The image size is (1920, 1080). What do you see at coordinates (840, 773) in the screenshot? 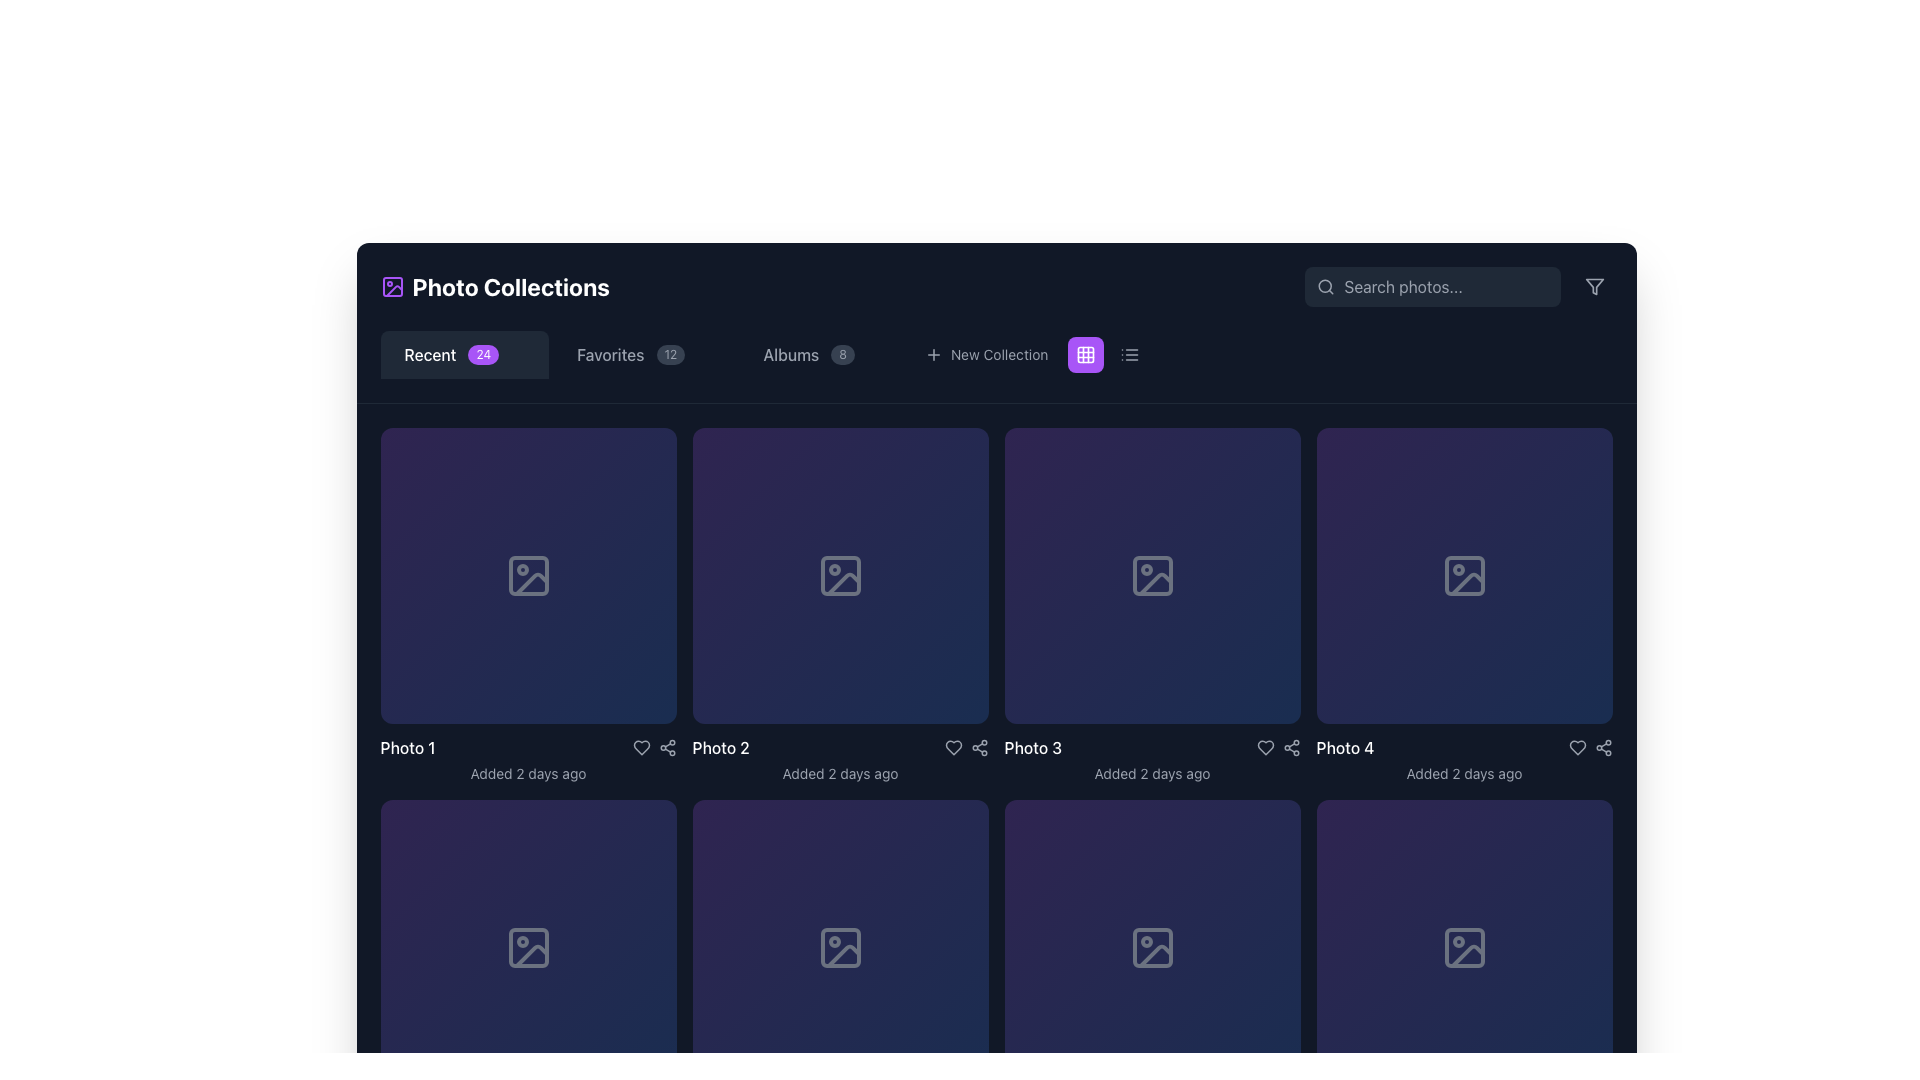
I see `message displayed in the Text label located directly below the 'Photo 2' title in the second cell of the grid layout` at bounding box center [840, 773].